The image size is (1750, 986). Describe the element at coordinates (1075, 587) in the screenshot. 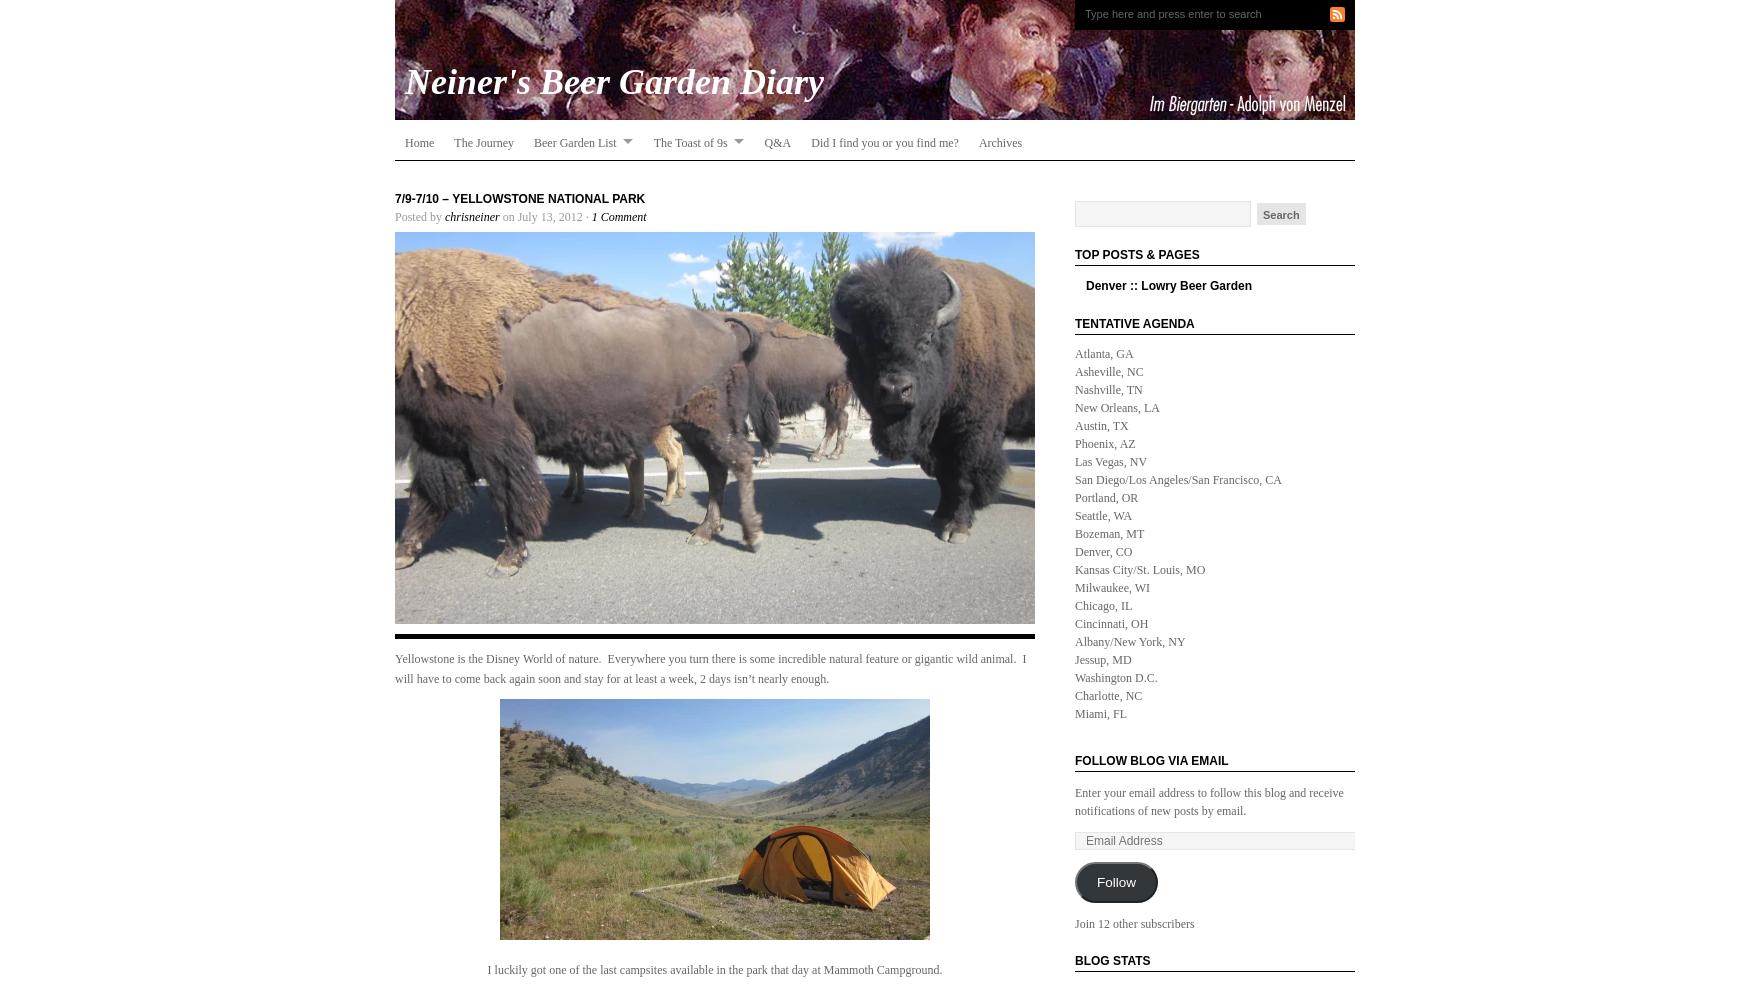

I see `'Milwaukee, WI'` at that location.